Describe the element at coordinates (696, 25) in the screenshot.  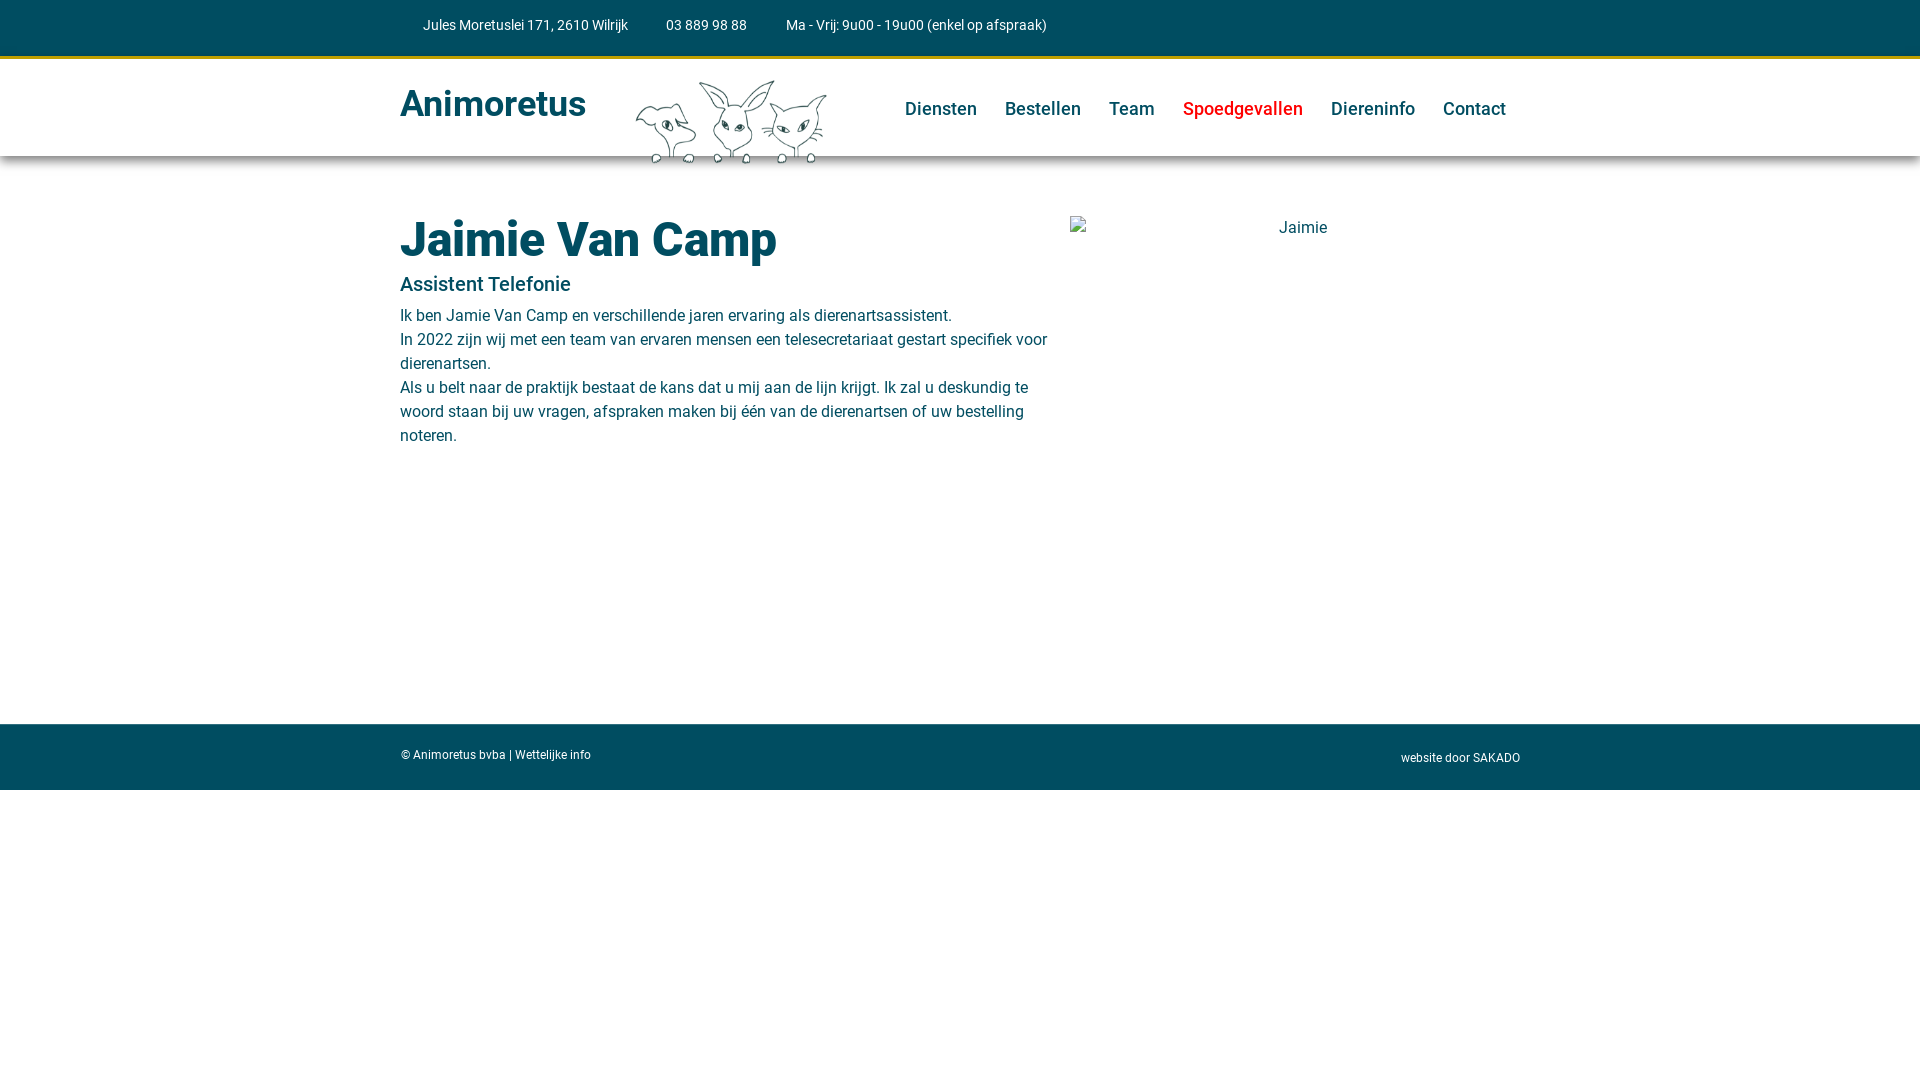
I see `'03 889 98 88'` at that location.